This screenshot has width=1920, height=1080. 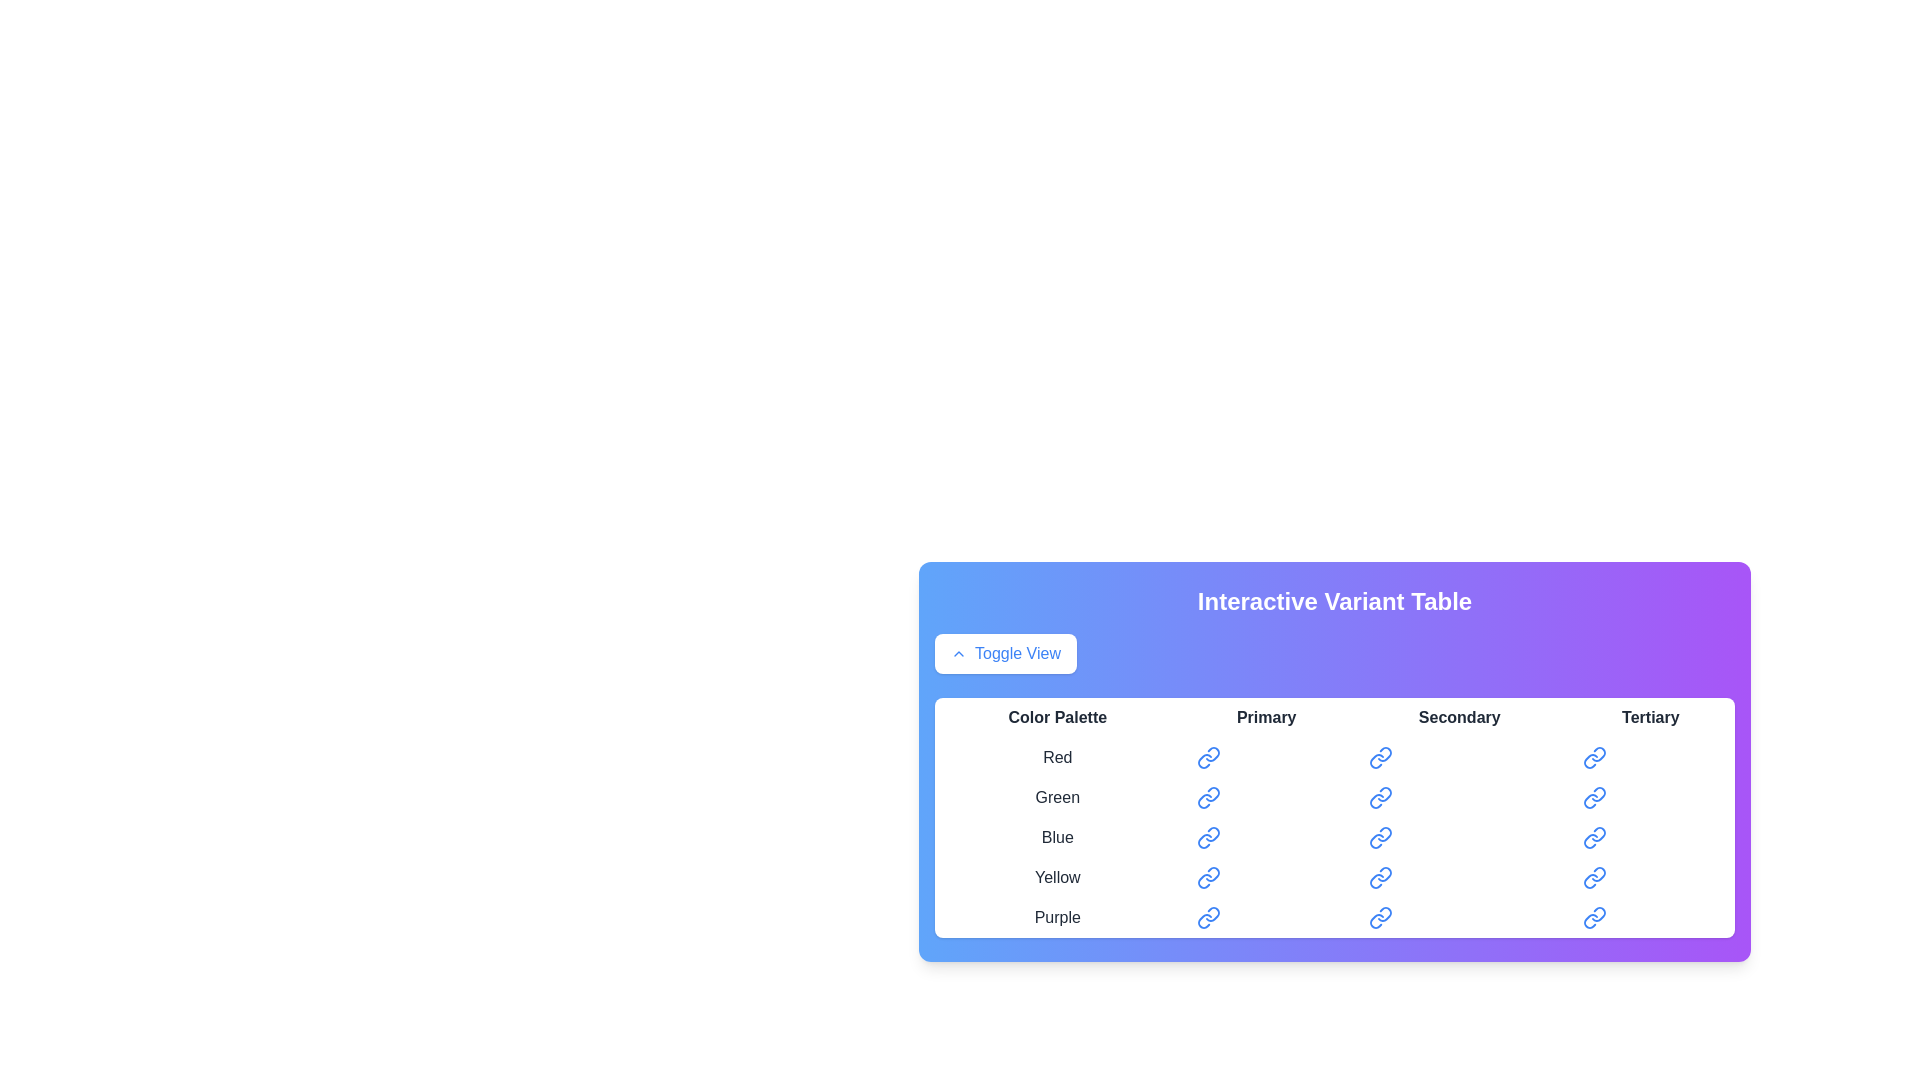 What do you see at coordinates (1375, 921) in the screenshot?
I see `the blue link icon located in the fifth row under the 'Secondary' column corresponding to the 'Purple' row` at bounding box center [1375, 921].